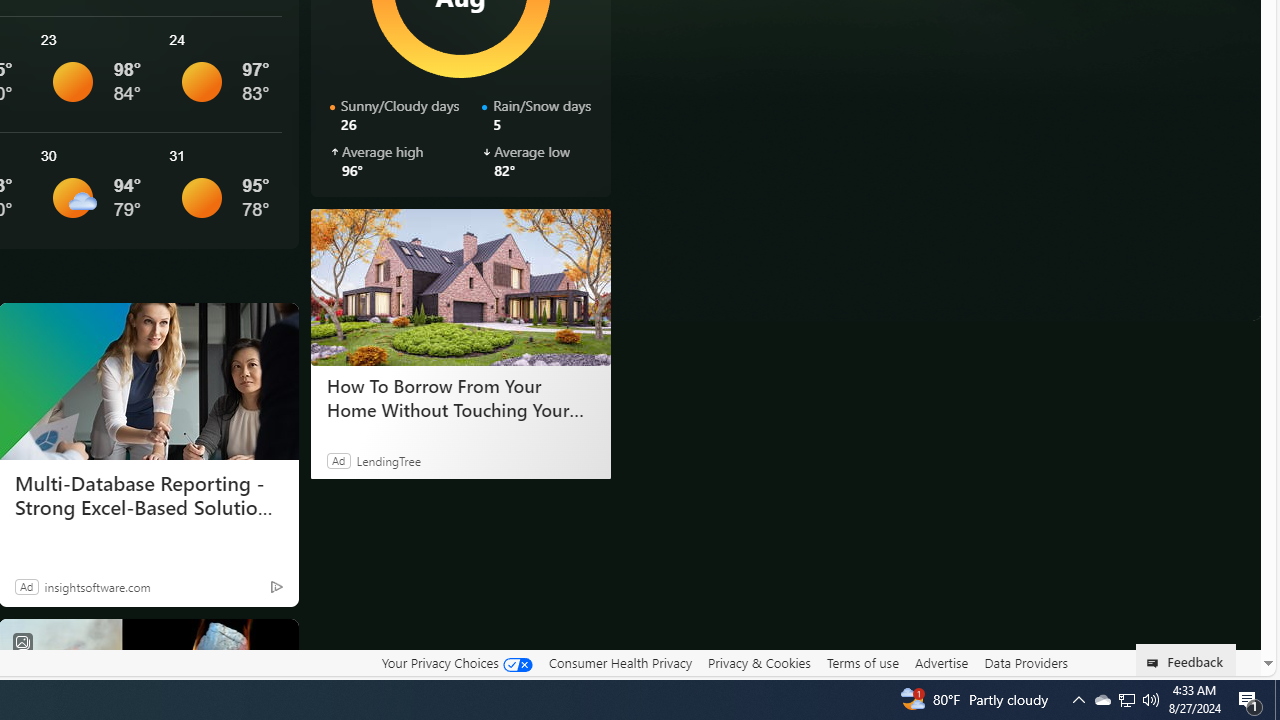 The image size is (1280, 720). I want to click on 'Your Privacy Choices', so click(455, 663).